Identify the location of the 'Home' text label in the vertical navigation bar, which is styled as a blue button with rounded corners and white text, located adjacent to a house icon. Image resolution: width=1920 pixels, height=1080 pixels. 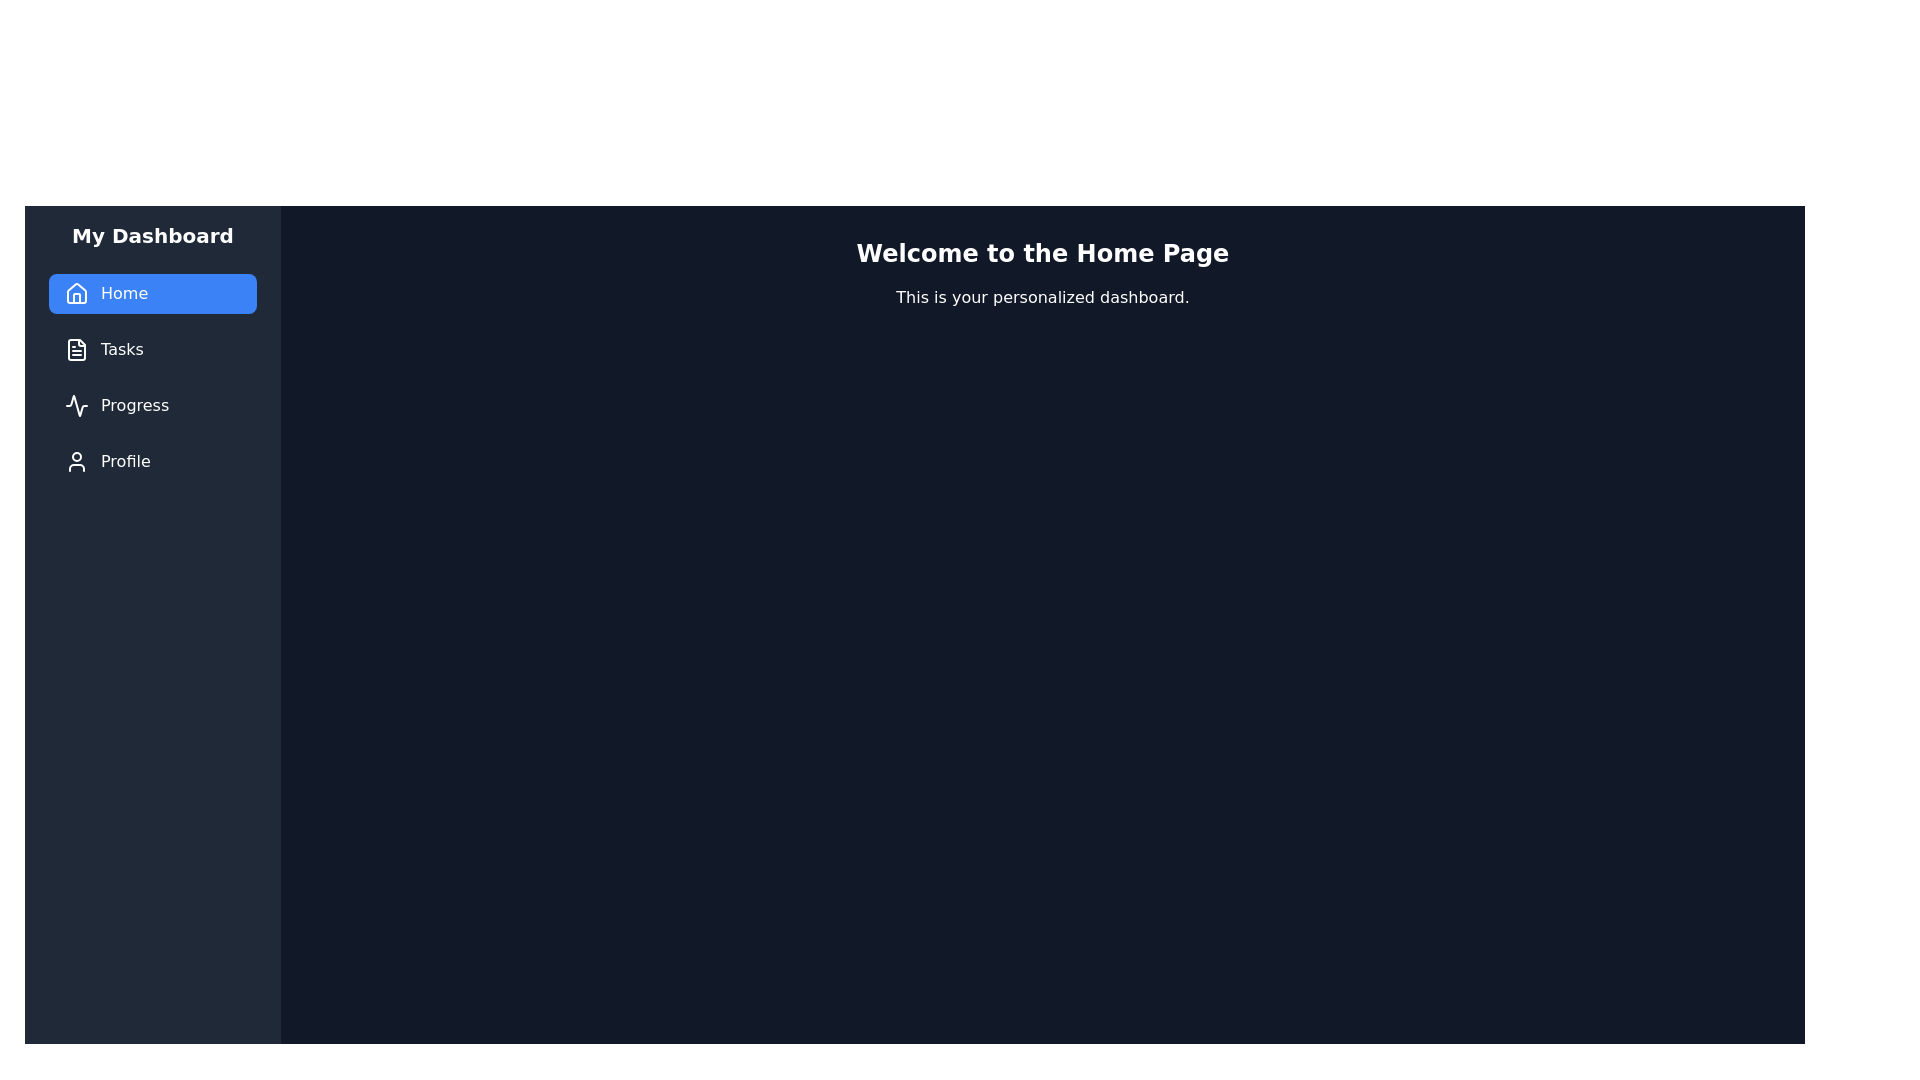
(123, 293).